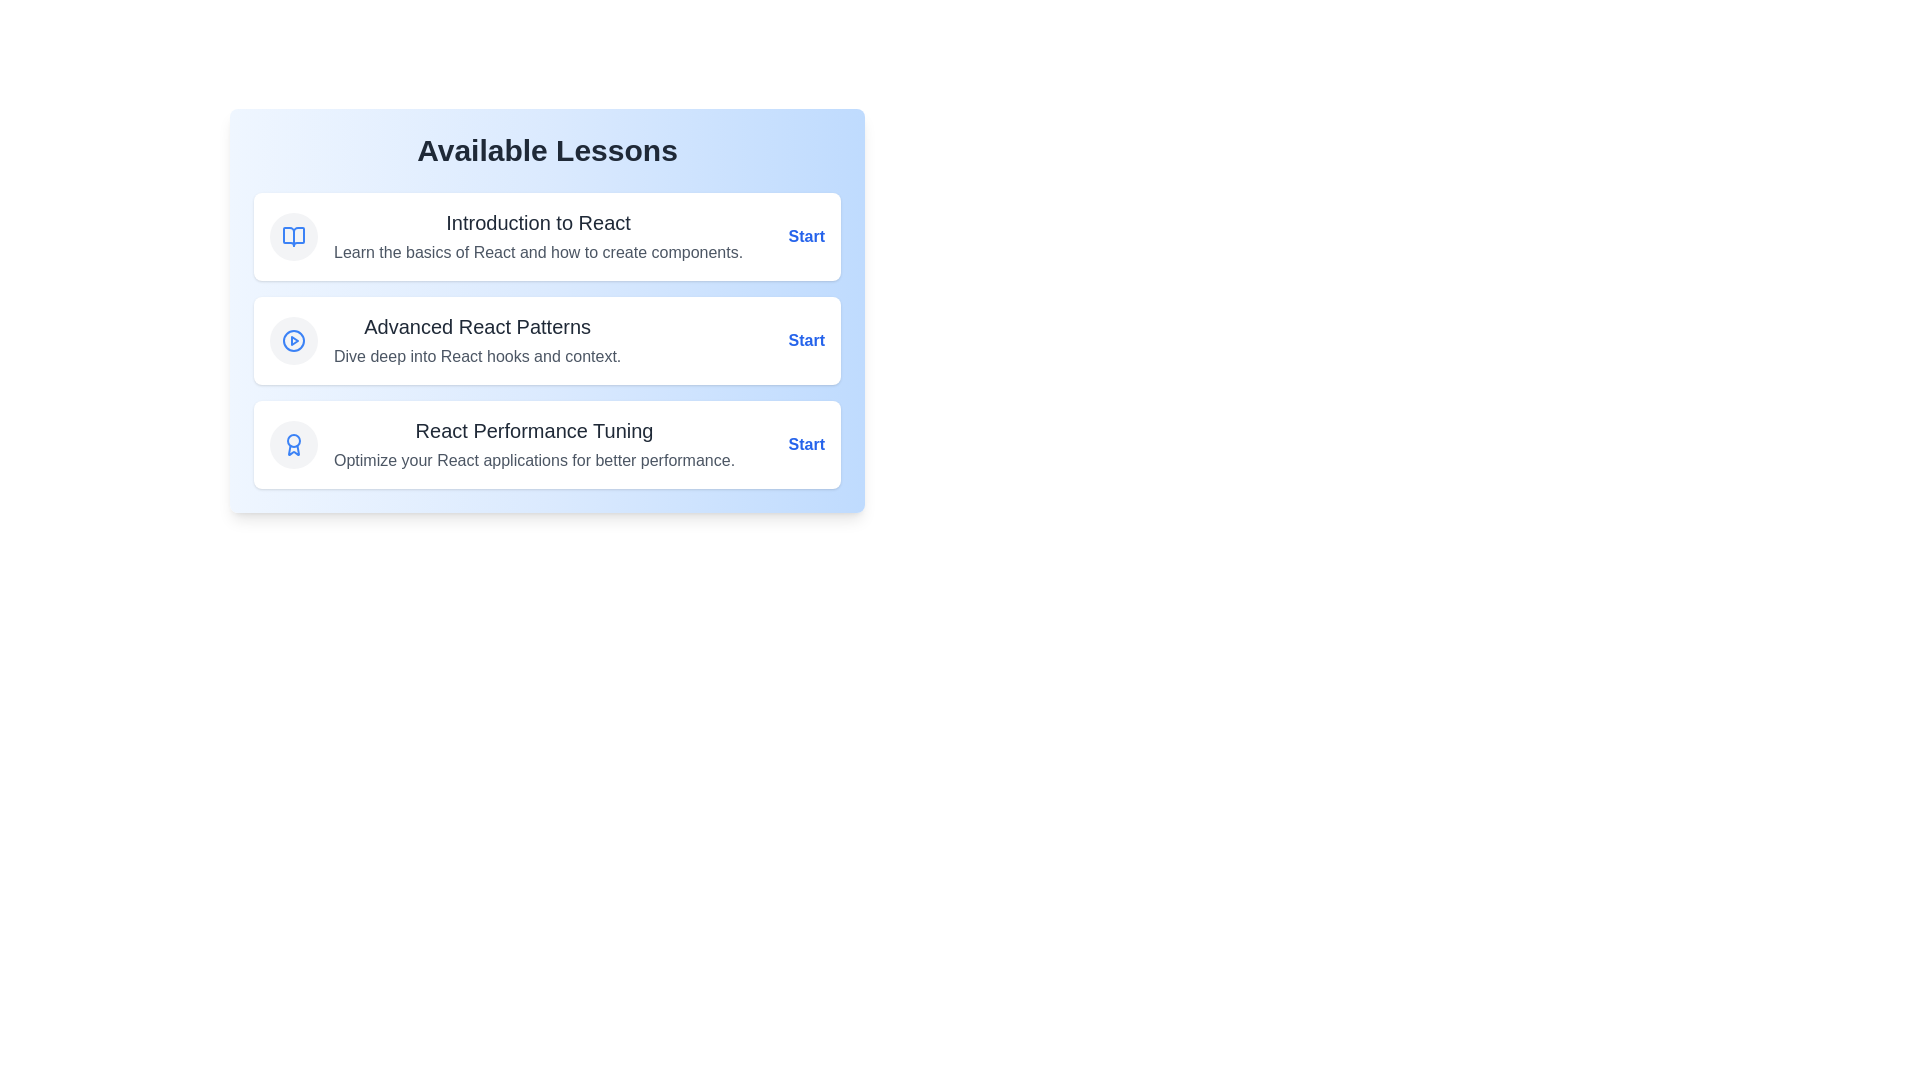 The image size is (1920, 1080). What do you see at coordinates (292, 443) in the screenshot?
I see `the icon for the lesson titled 'React Performance Tuning'` at bounding box center [292, 443].